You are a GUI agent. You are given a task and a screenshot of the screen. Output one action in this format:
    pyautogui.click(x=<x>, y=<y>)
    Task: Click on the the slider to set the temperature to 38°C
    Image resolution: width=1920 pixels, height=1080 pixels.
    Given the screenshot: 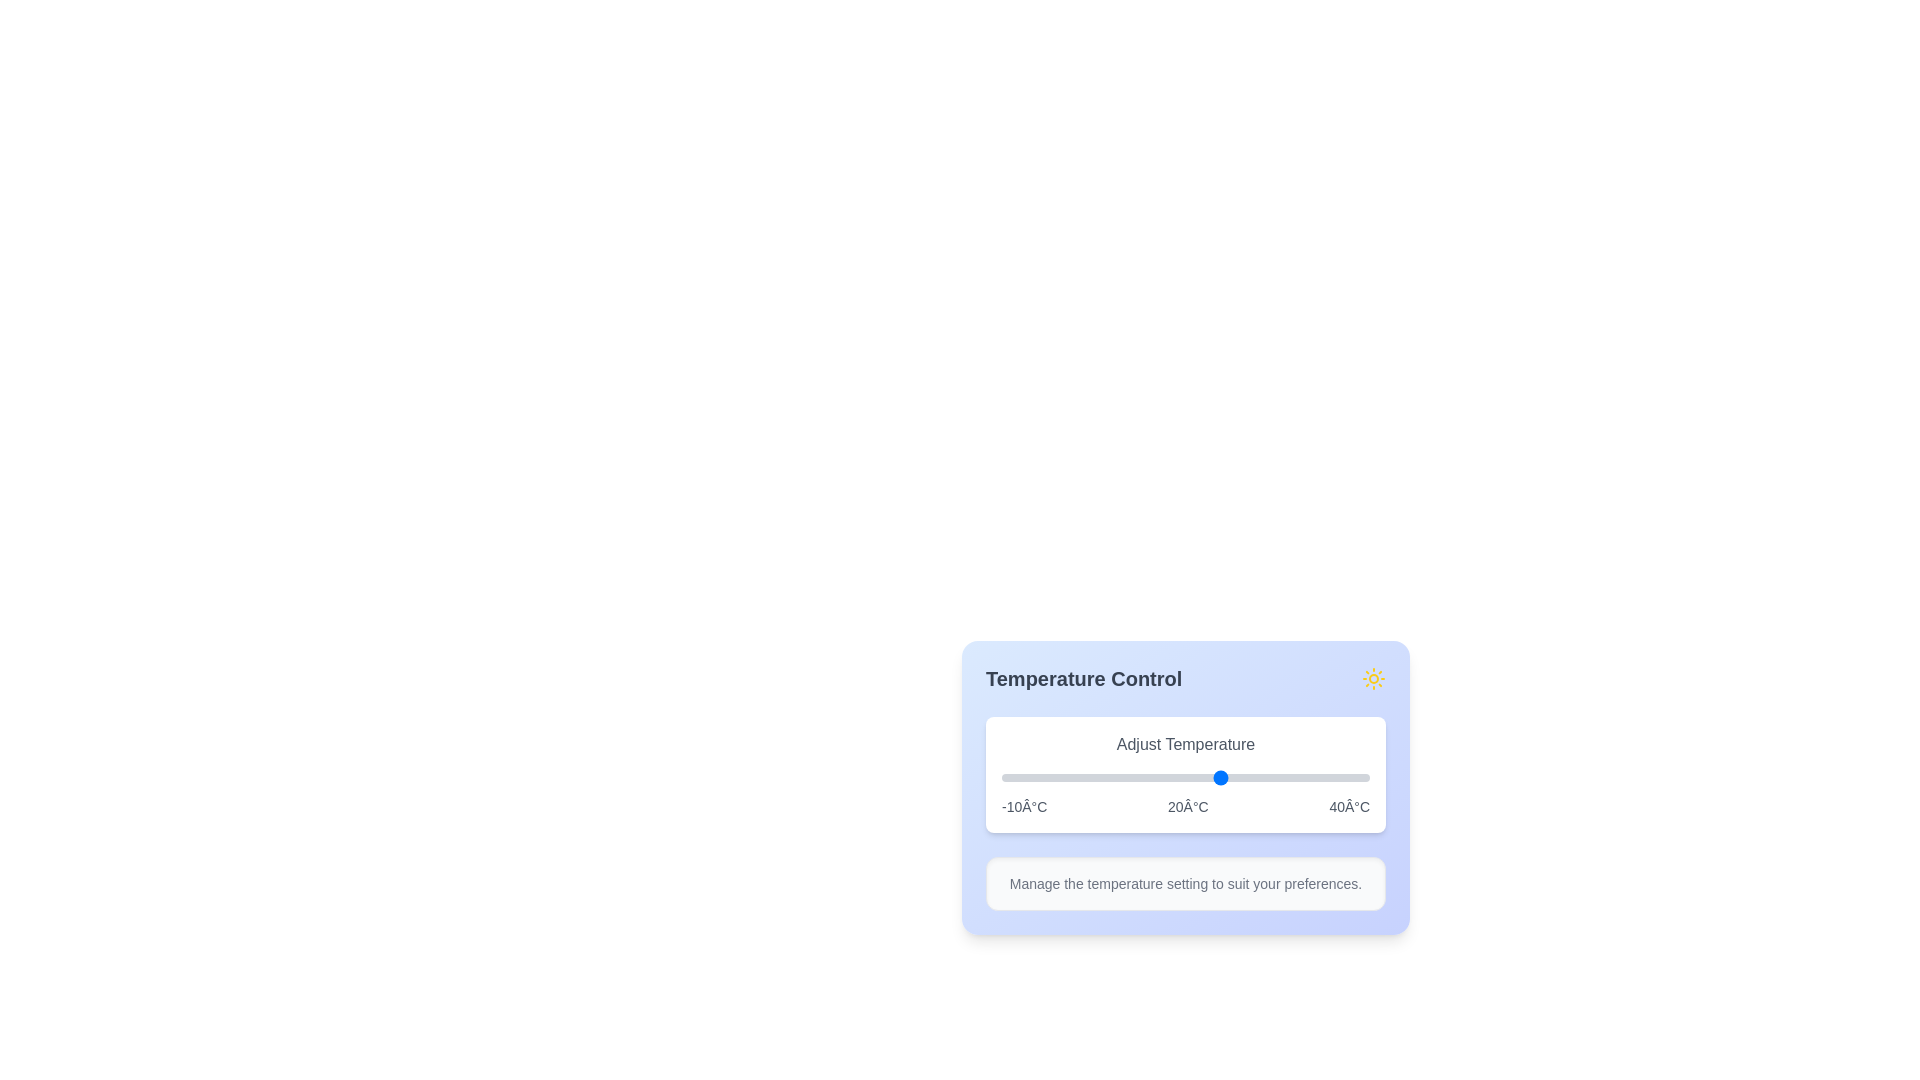 What is the action you would take?
    pyautogui.click(x=1355, y=777)
    